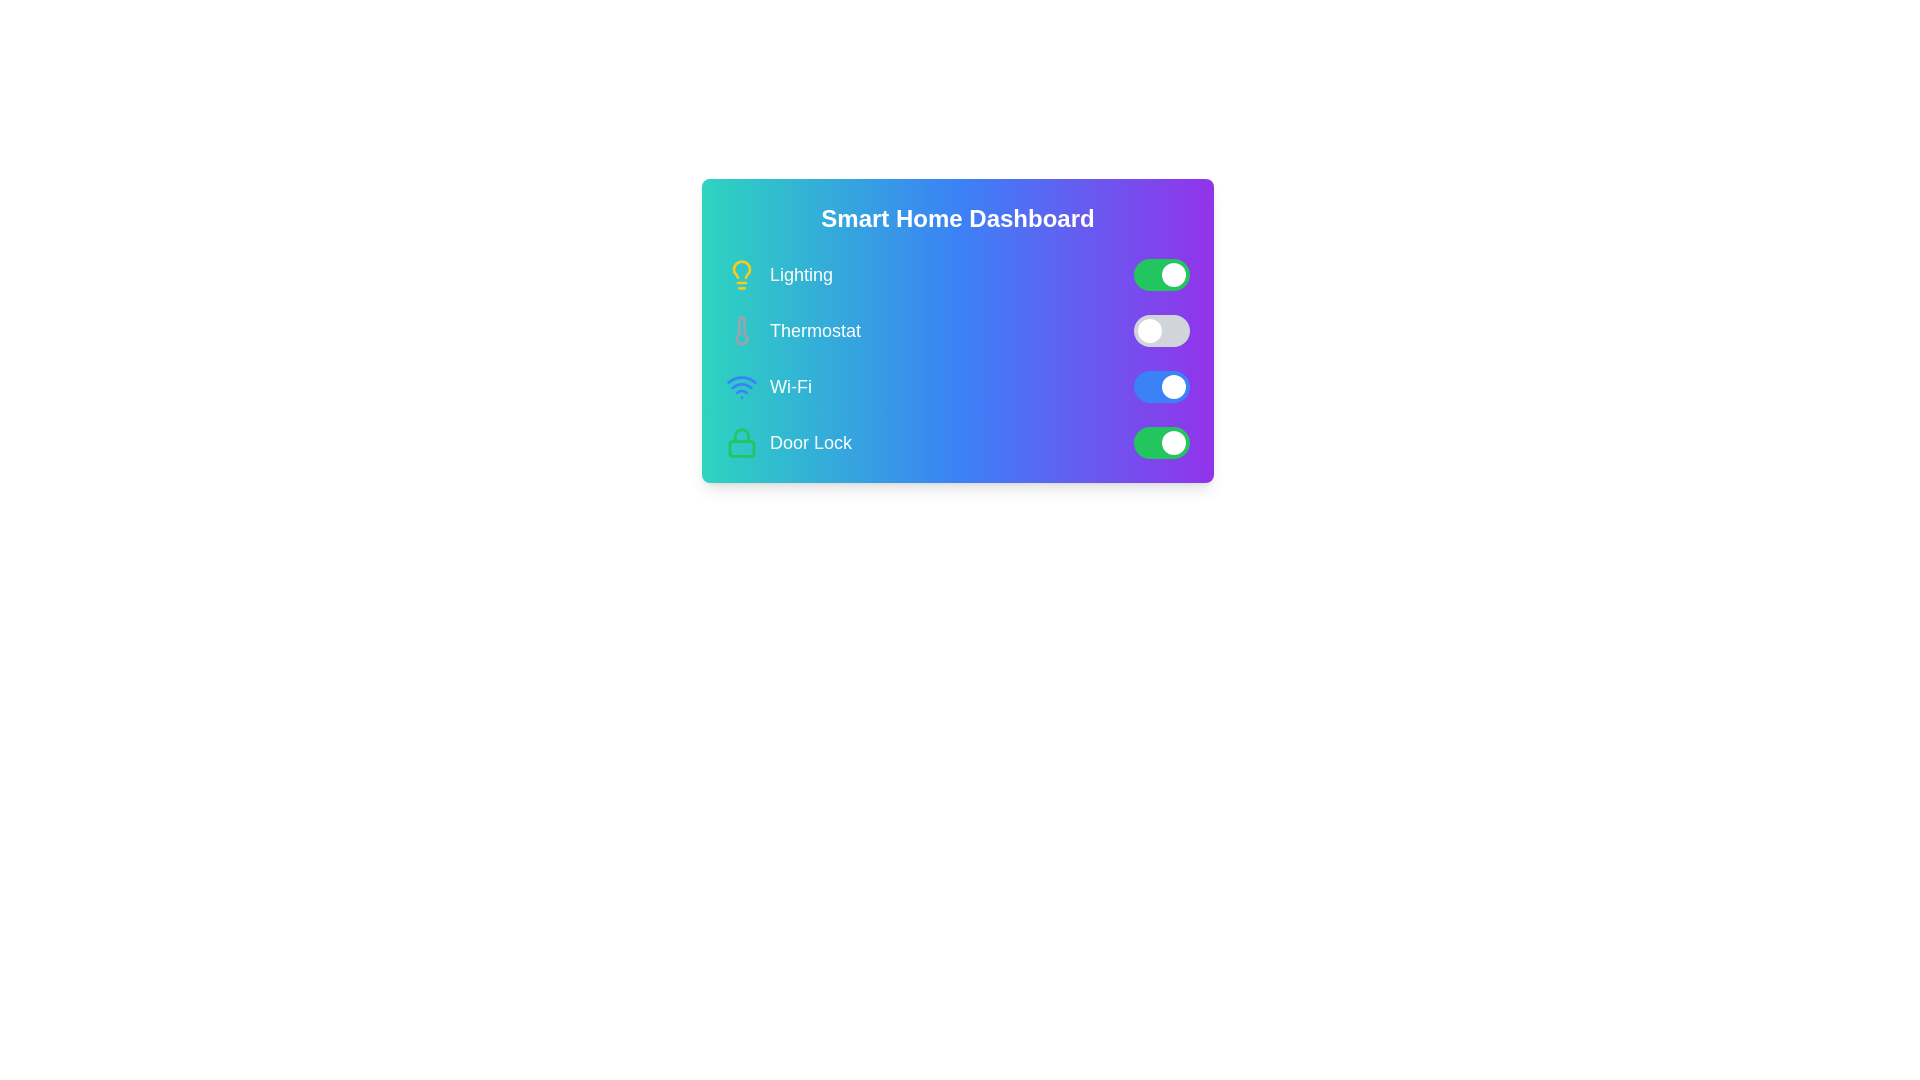 This screenshot has width=1920, height=1080. I want to click on the 'Thermostat' icon located in the 'Smart Home Dashboard', positioned to the left of the text 'Thermostat' and above the toggle switch, so click(741, 330).